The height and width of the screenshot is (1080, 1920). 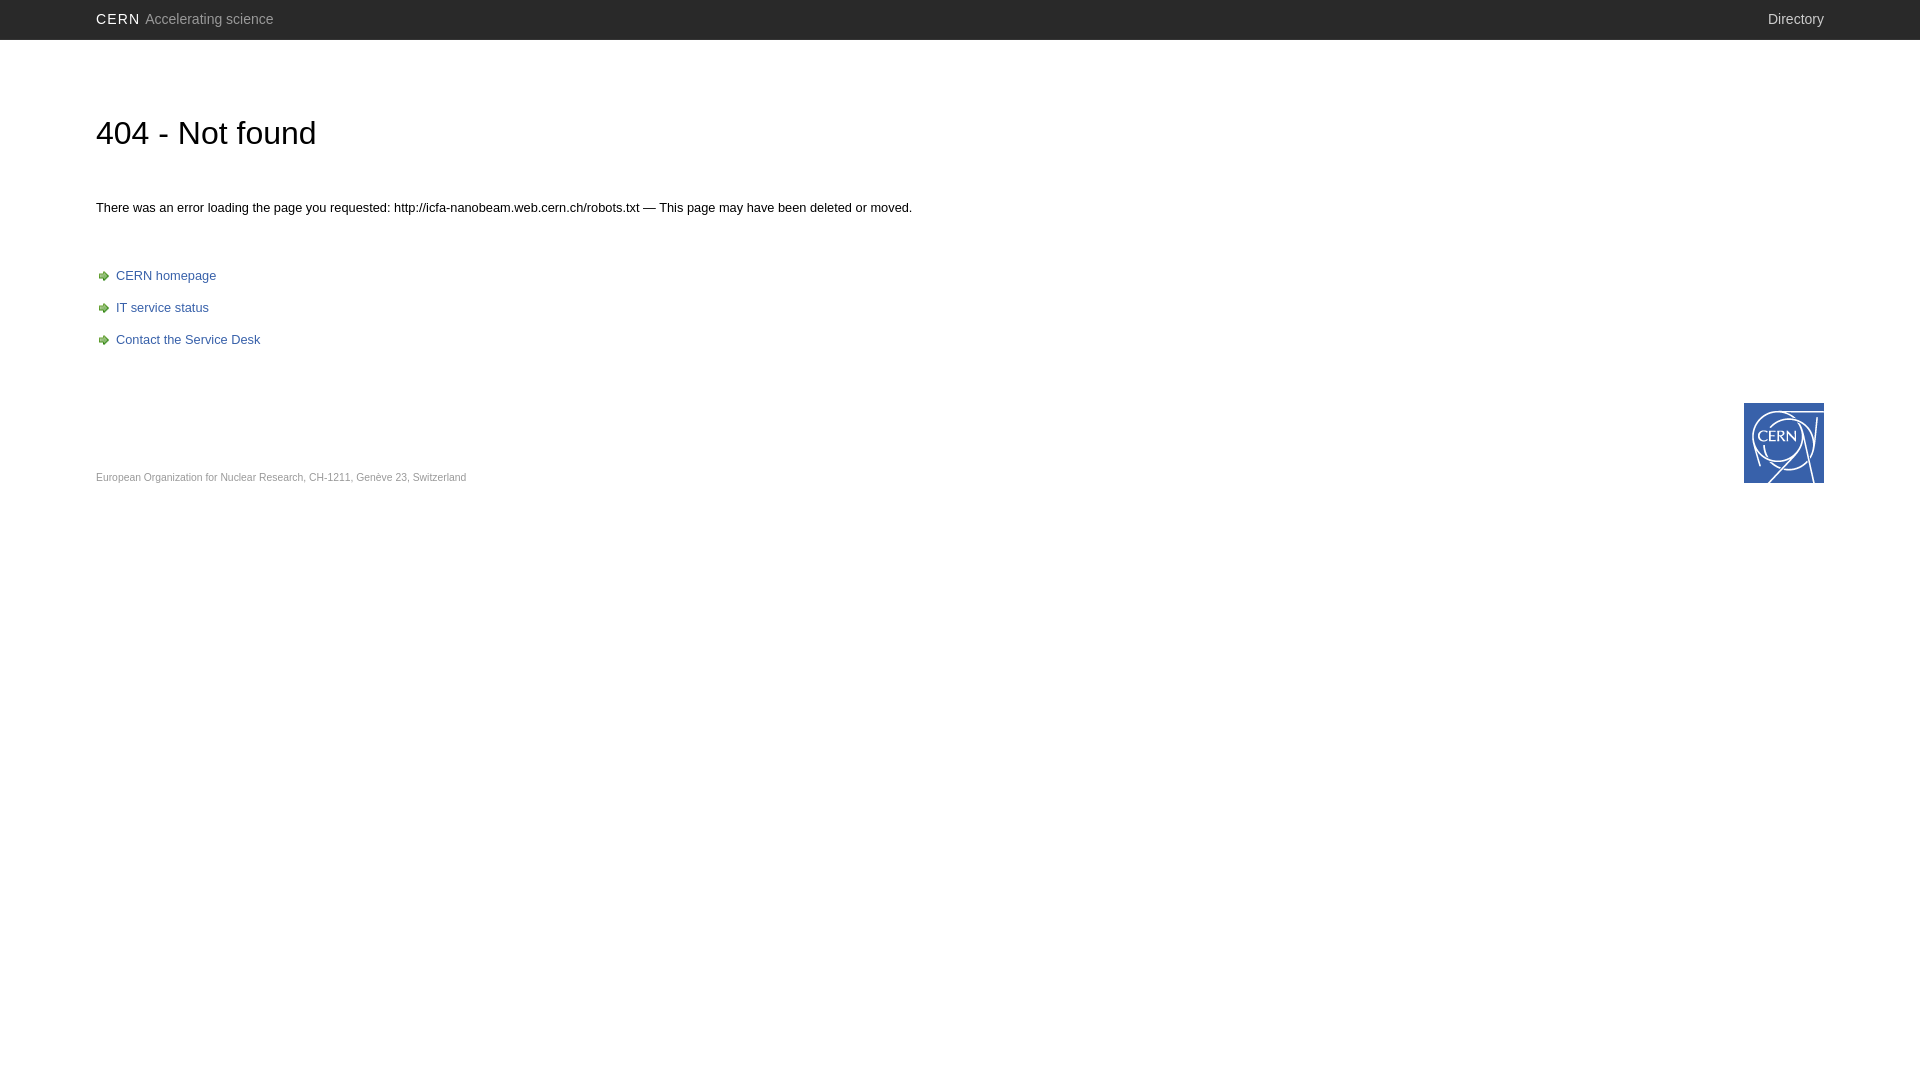 What do you see at coordinates (151, 307) in the screenshot?
I see `'IT service status'` at bounding box center [151, 307].